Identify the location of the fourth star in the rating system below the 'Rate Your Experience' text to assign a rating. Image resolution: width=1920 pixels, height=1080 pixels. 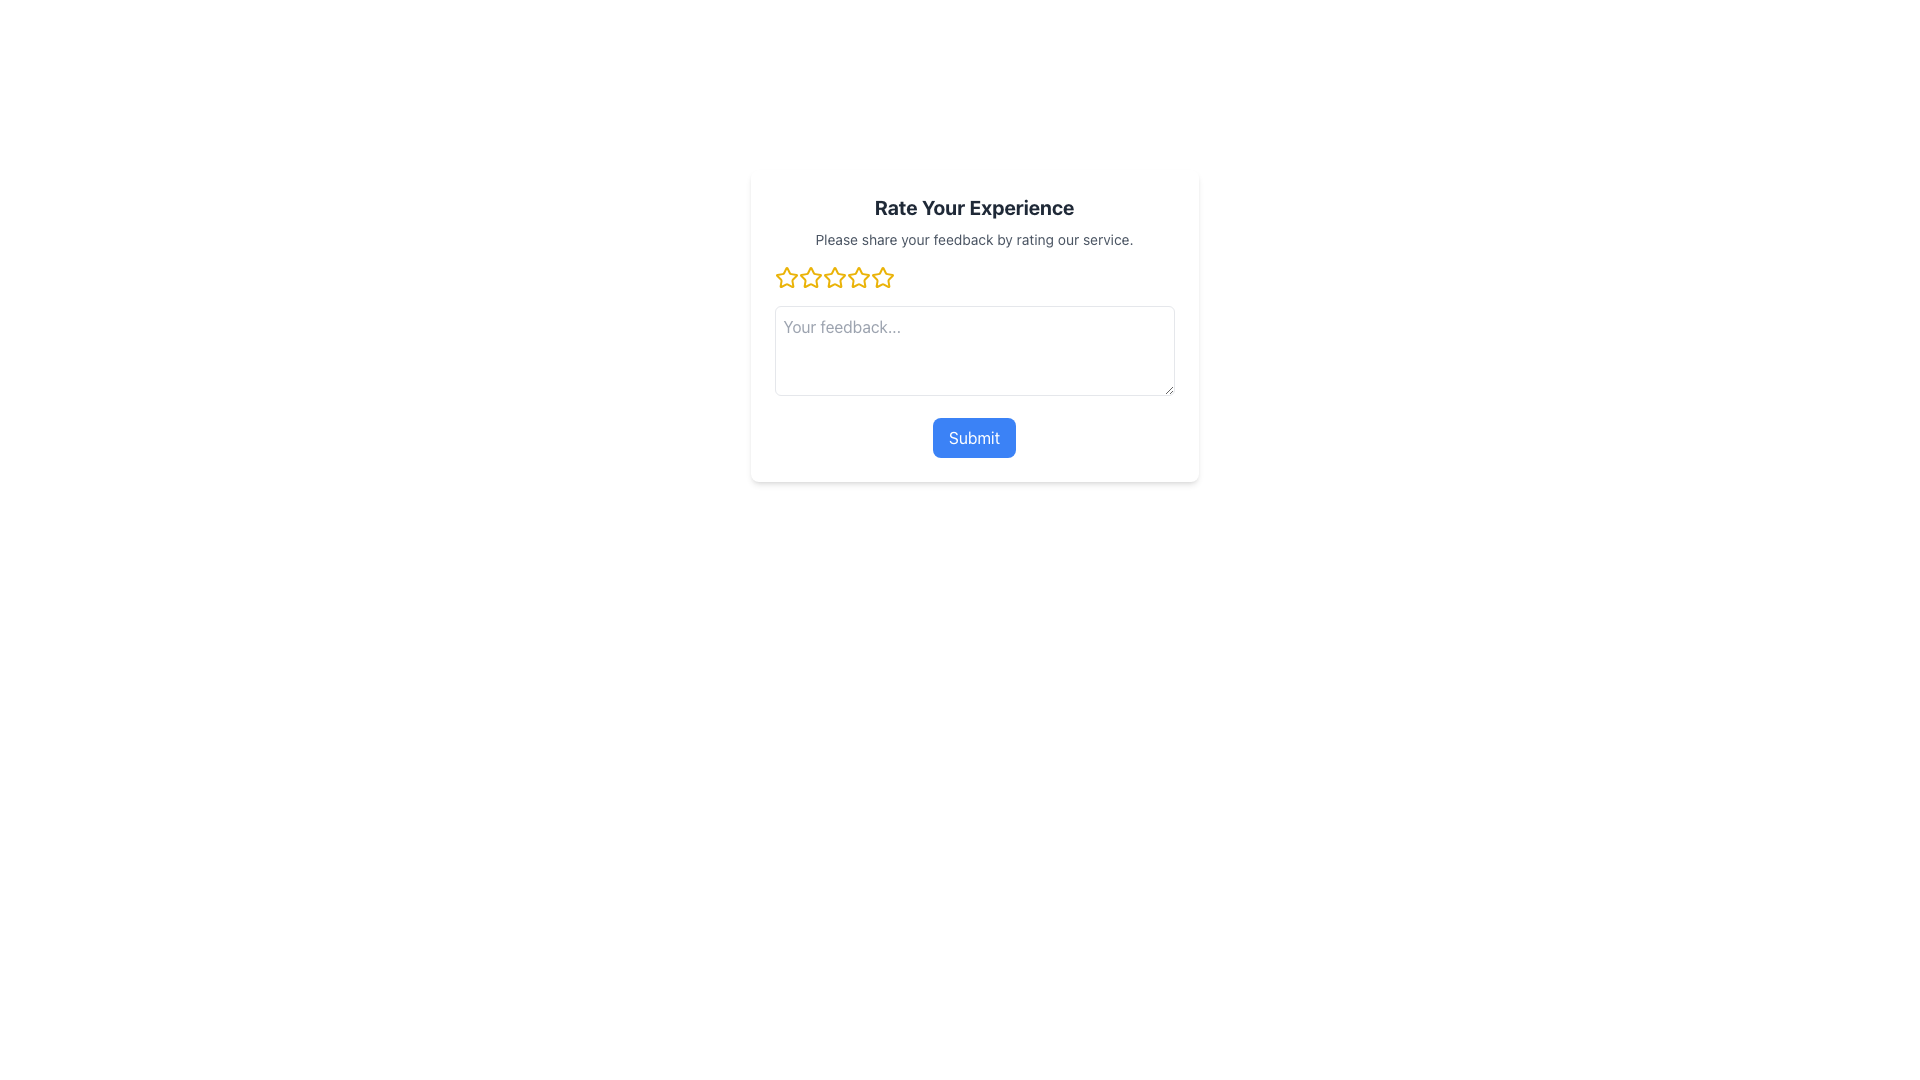
(881, 277).